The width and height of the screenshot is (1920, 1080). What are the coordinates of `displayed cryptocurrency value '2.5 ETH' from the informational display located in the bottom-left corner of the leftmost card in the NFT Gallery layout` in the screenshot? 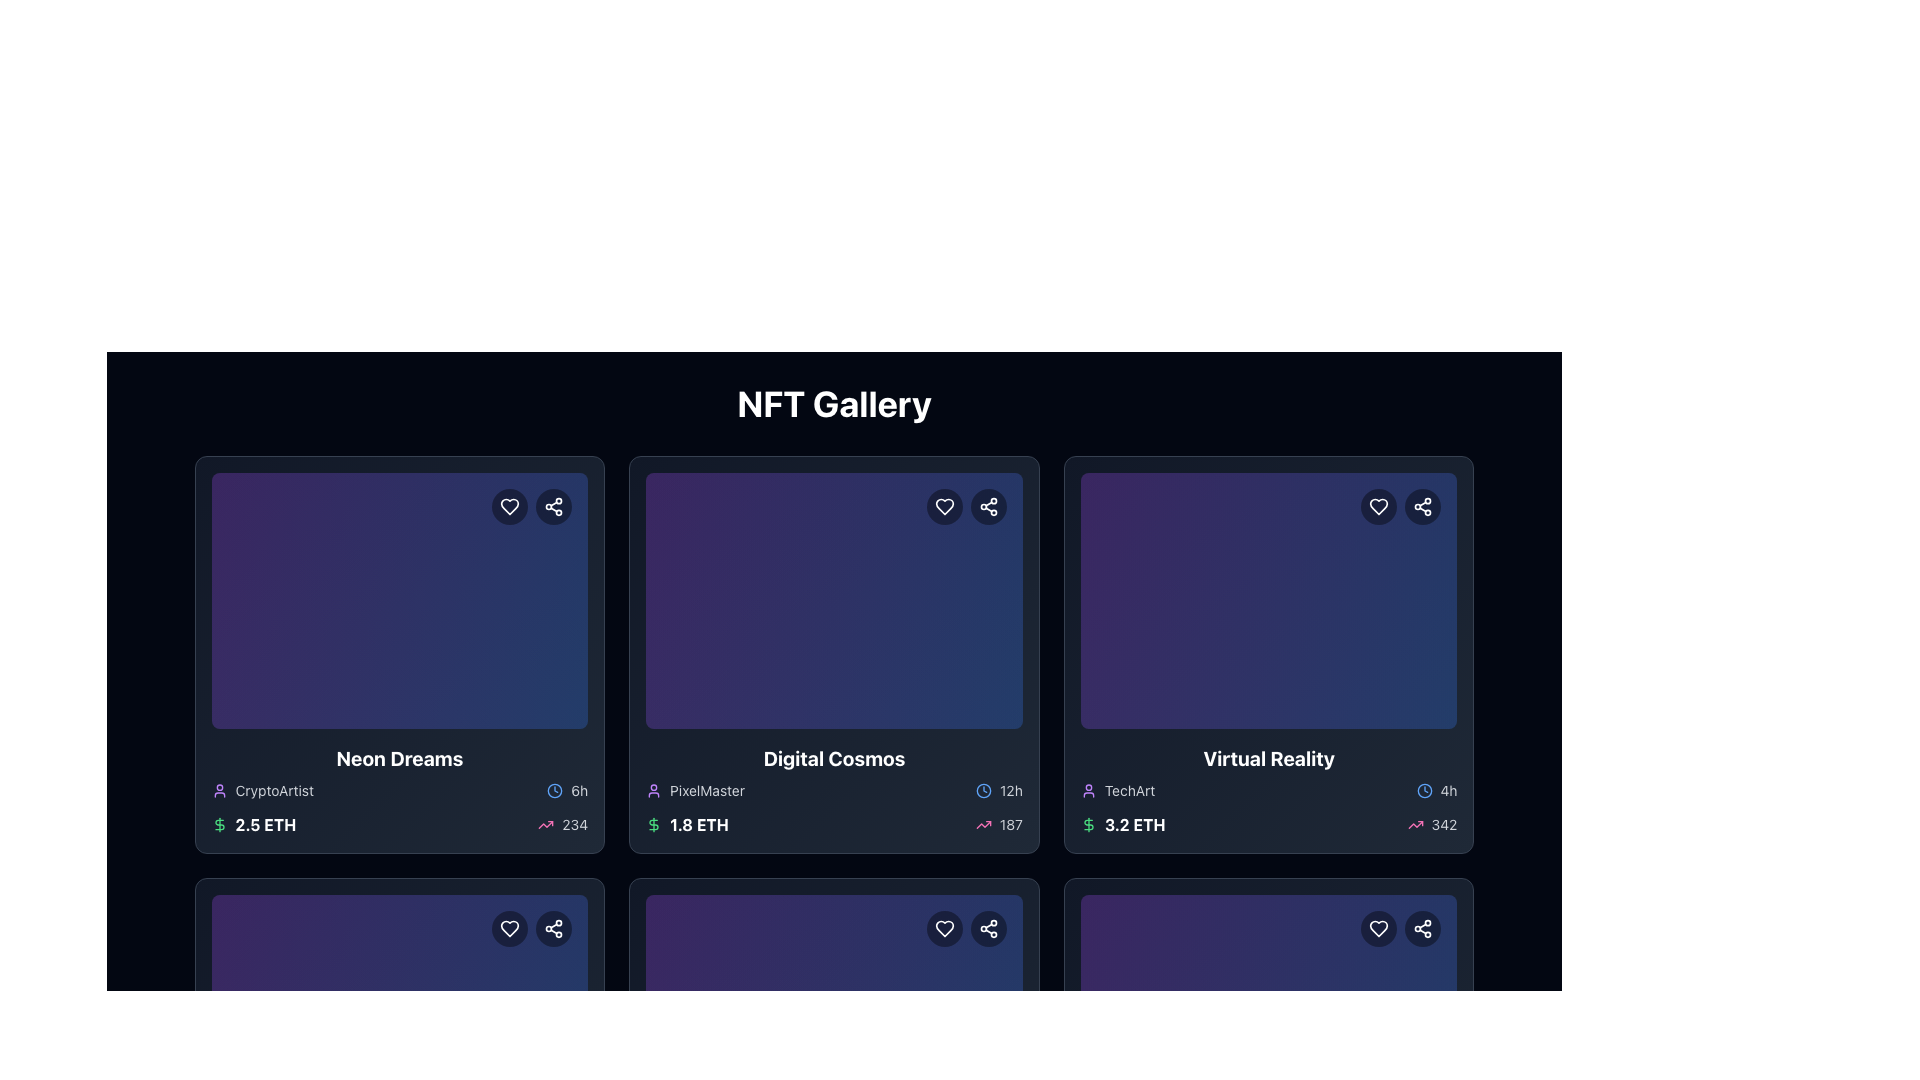 It's located at (253, 825).